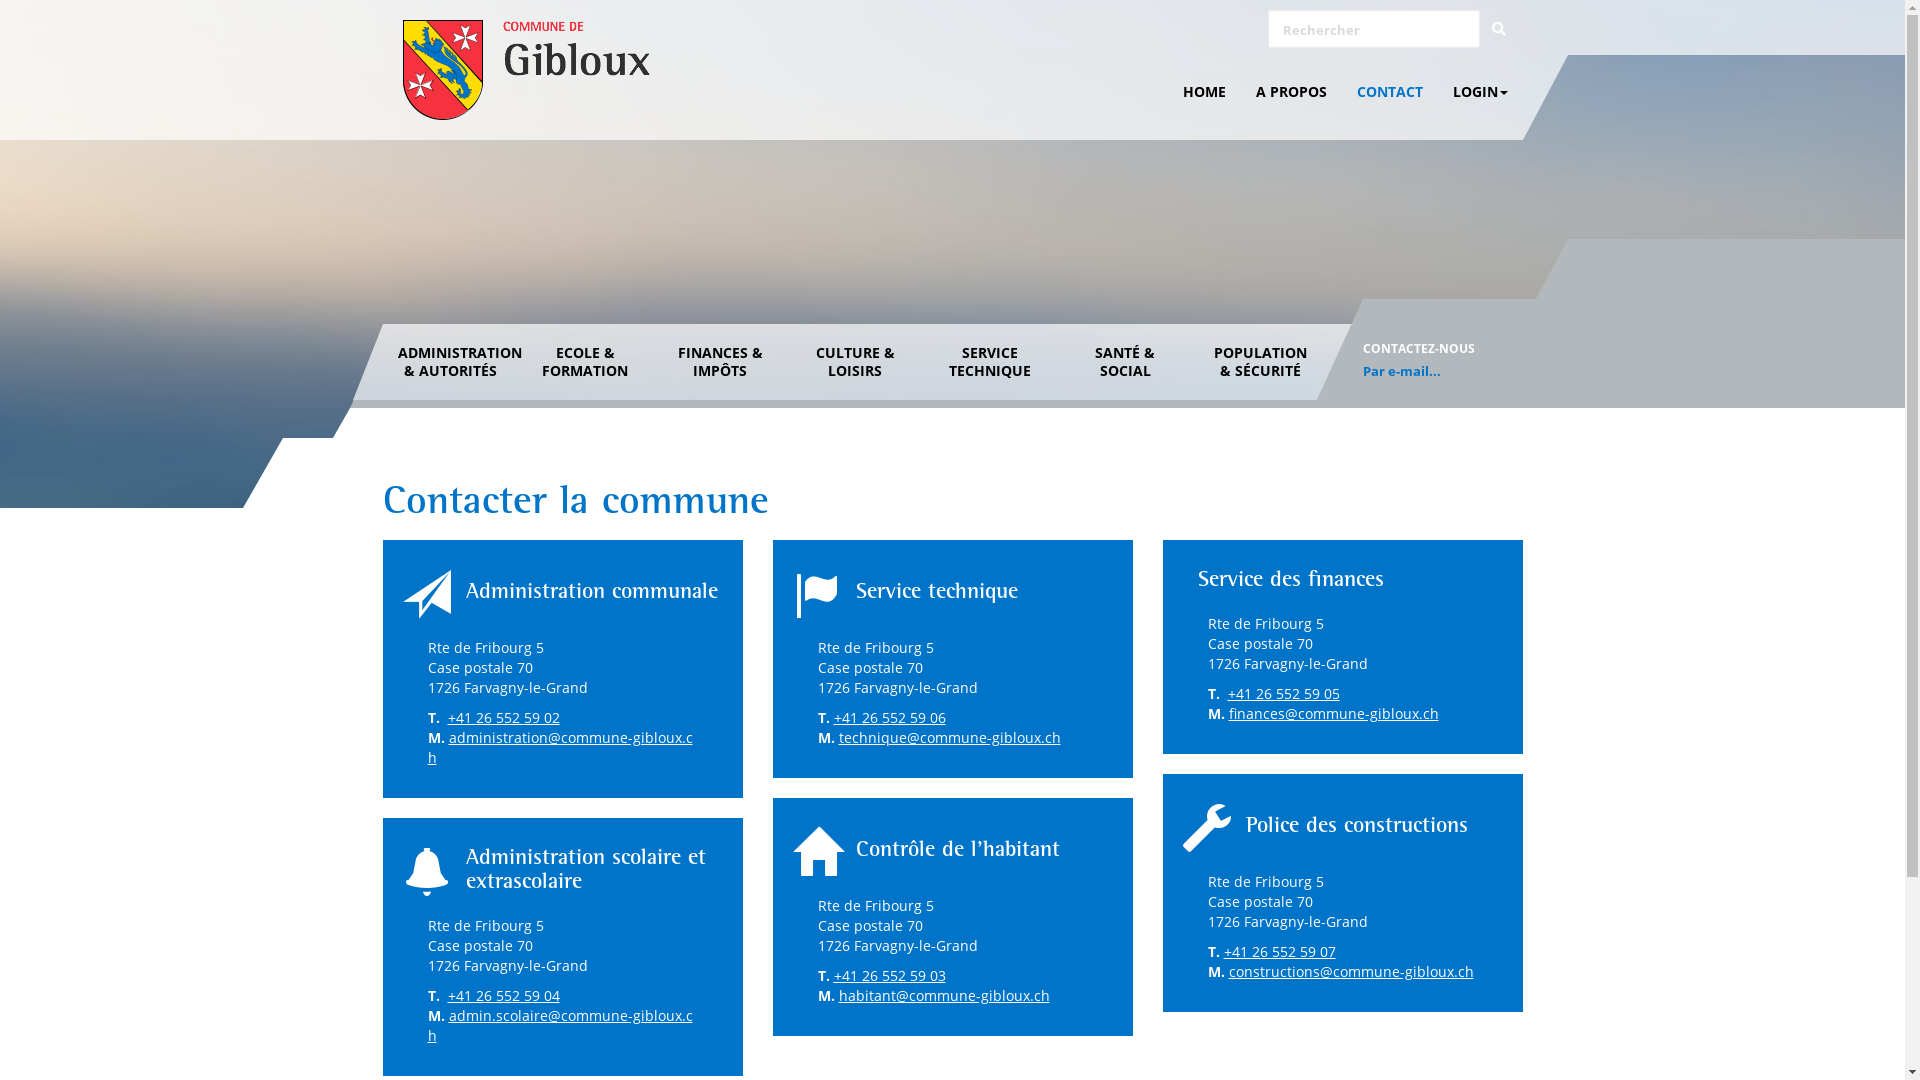 This screenshot has width=1920, height=1080. Describe the element at coordinates (1333, 712) in the screenshot. I see `'finances@commune-gibloux.ch'` at that location.